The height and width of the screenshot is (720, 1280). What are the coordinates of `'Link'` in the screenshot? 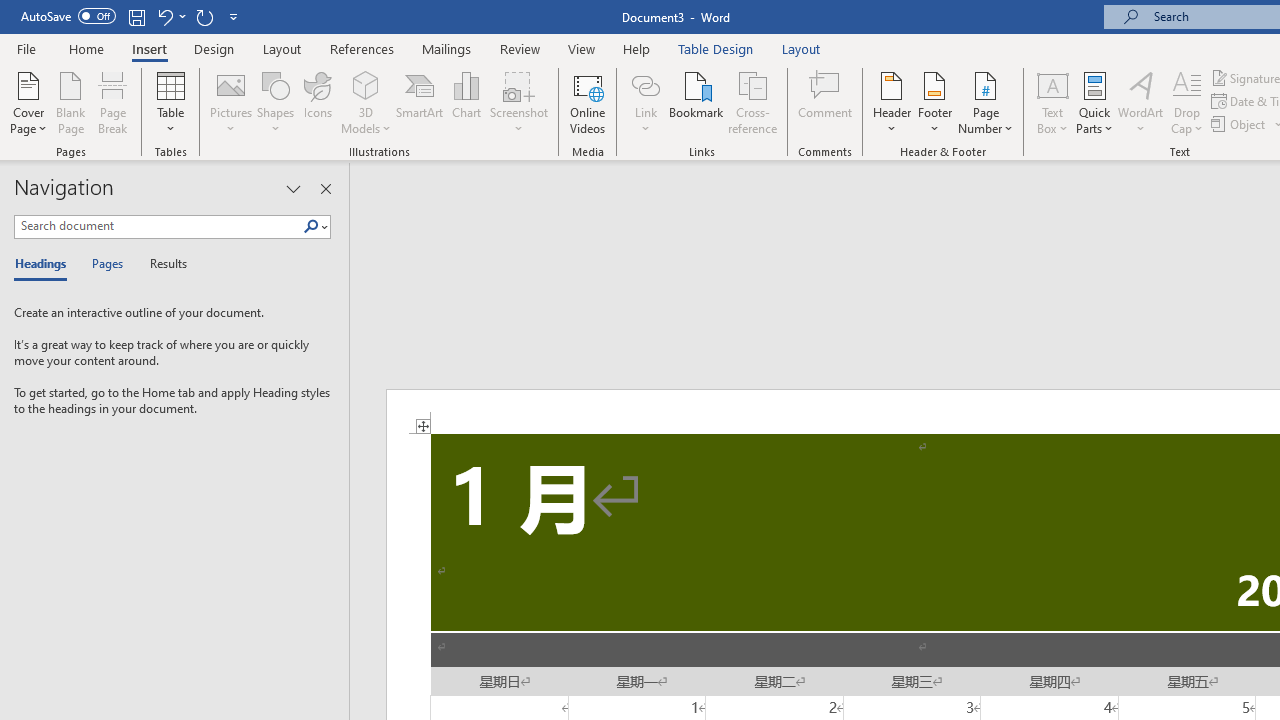 It's located at (645, 84).